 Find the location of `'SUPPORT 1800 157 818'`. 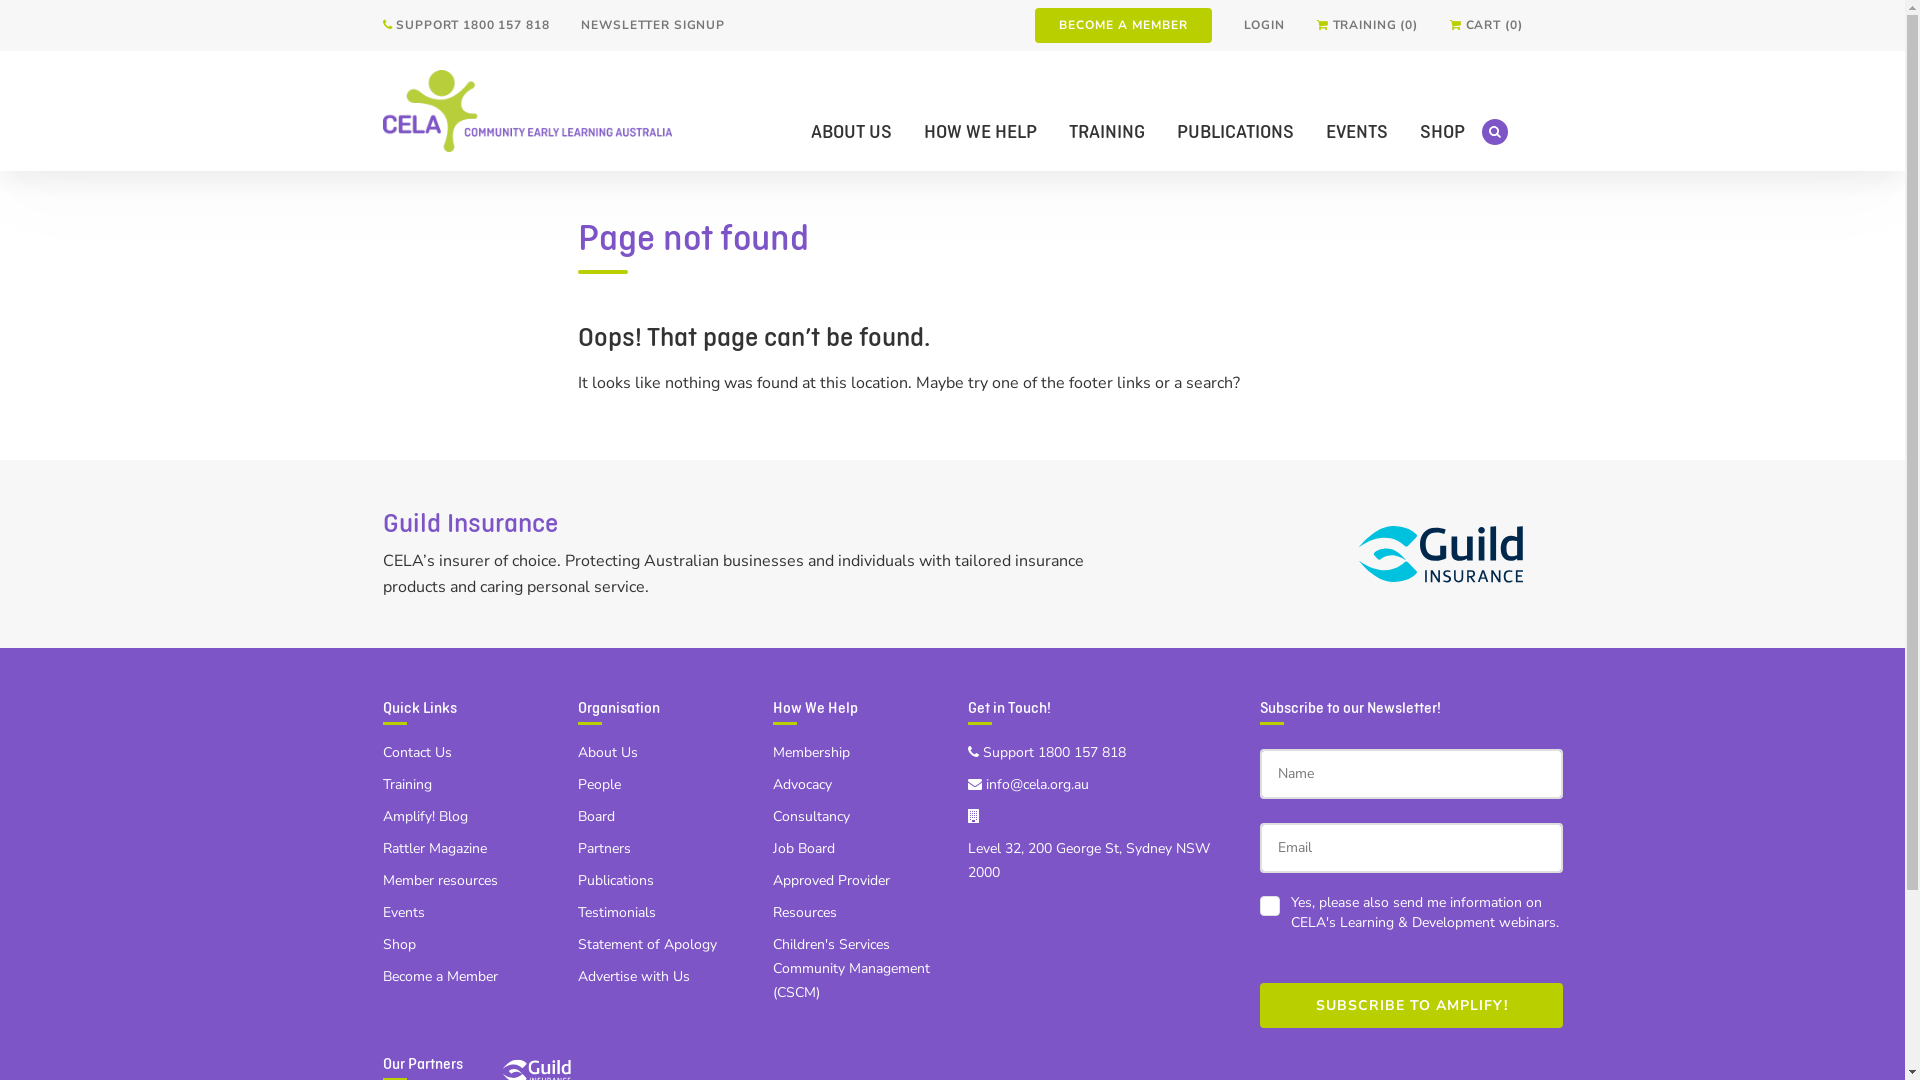

'SUPPORT 1800 157 818' is located at coordinates (464, 25).